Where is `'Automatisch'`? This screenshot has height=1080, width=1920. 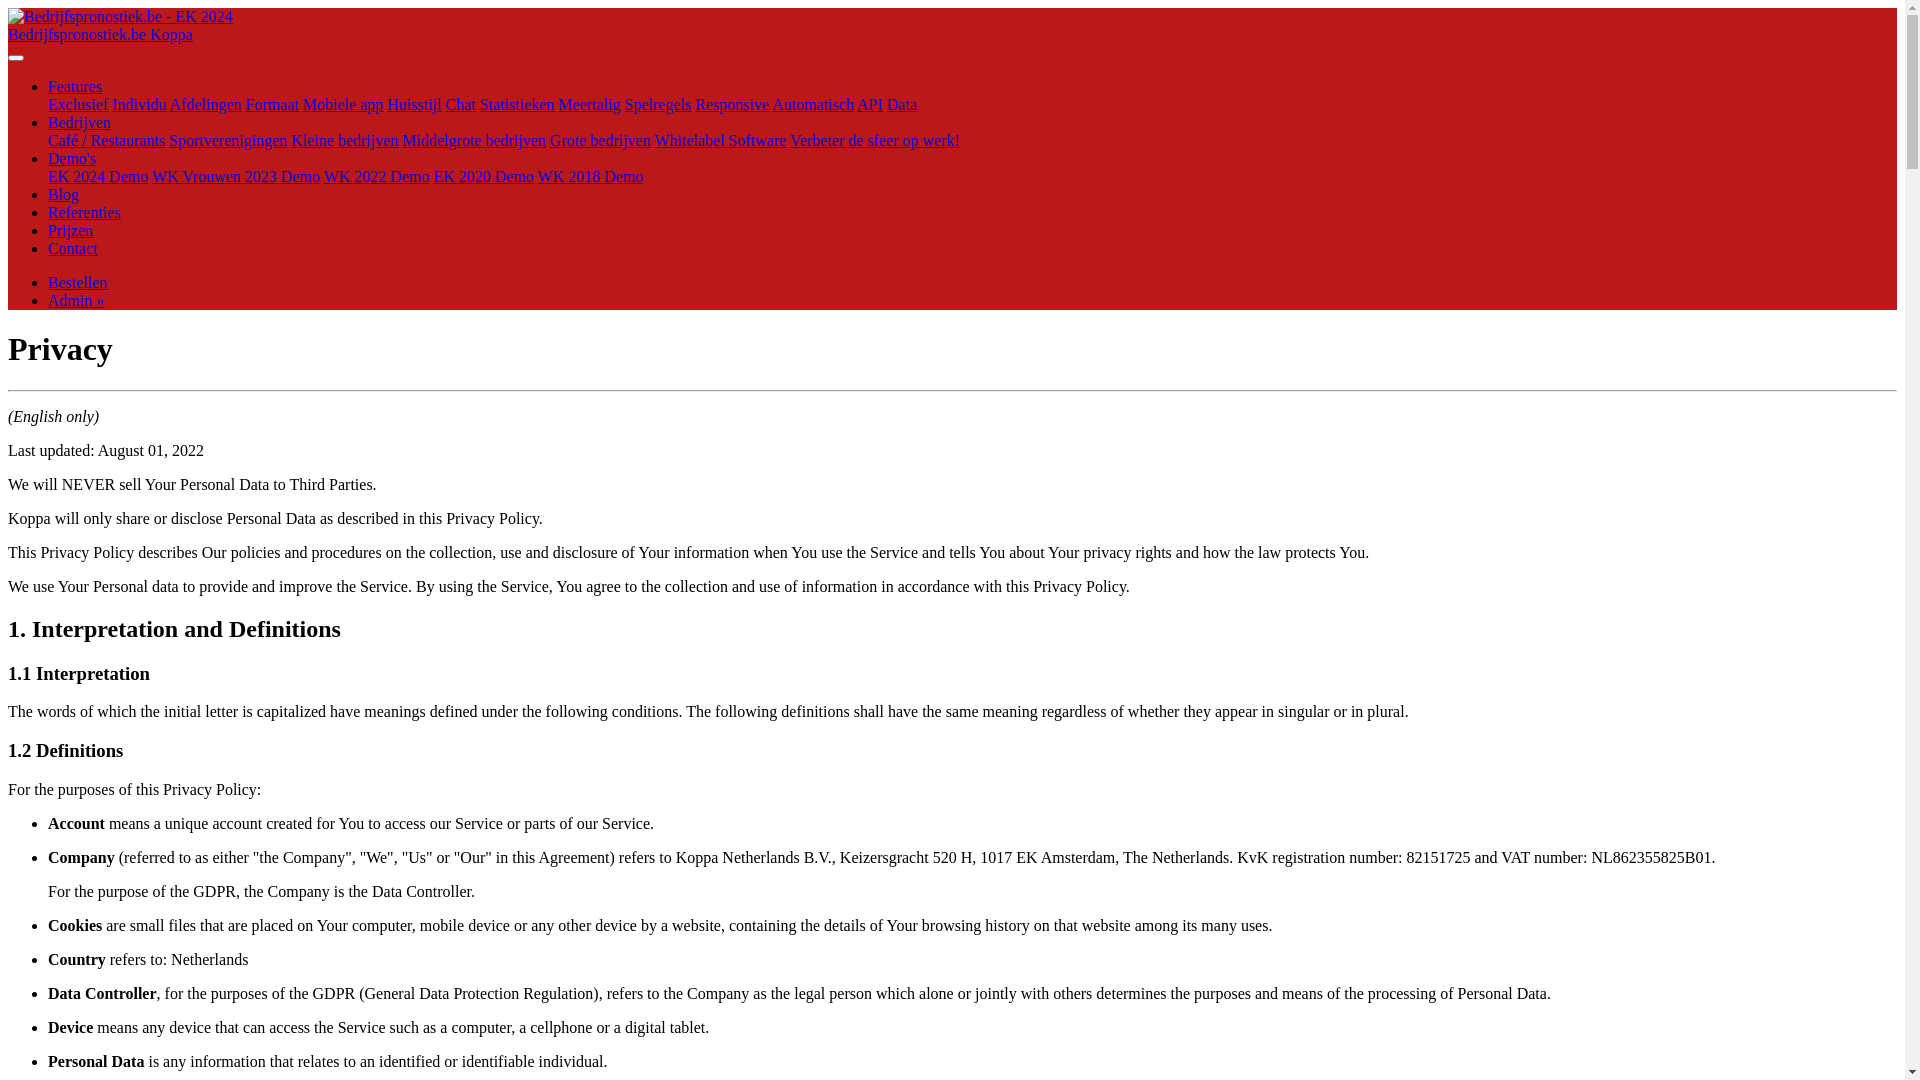 'Automatisch' is located at coordinates (812, 104).